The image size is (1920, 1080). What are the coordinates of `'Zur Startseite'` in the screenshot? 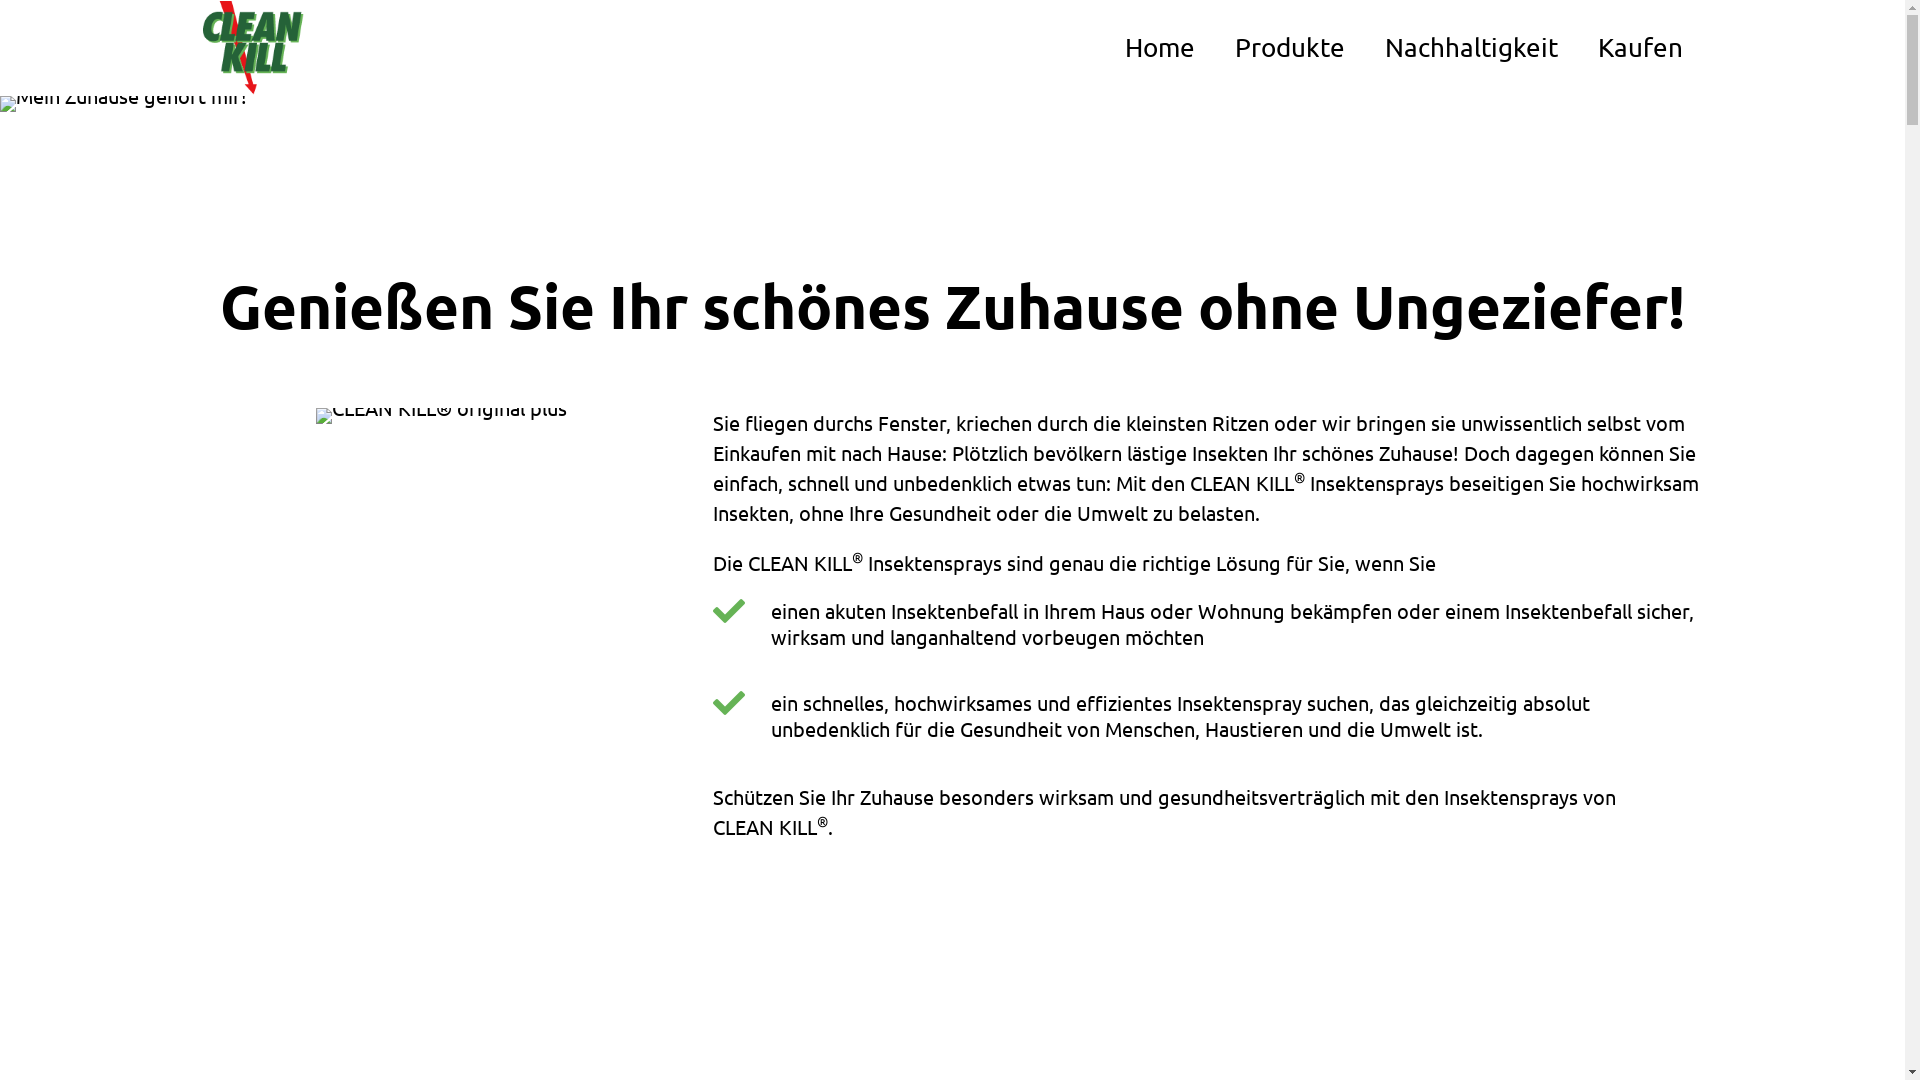 It's located at (251, 46).